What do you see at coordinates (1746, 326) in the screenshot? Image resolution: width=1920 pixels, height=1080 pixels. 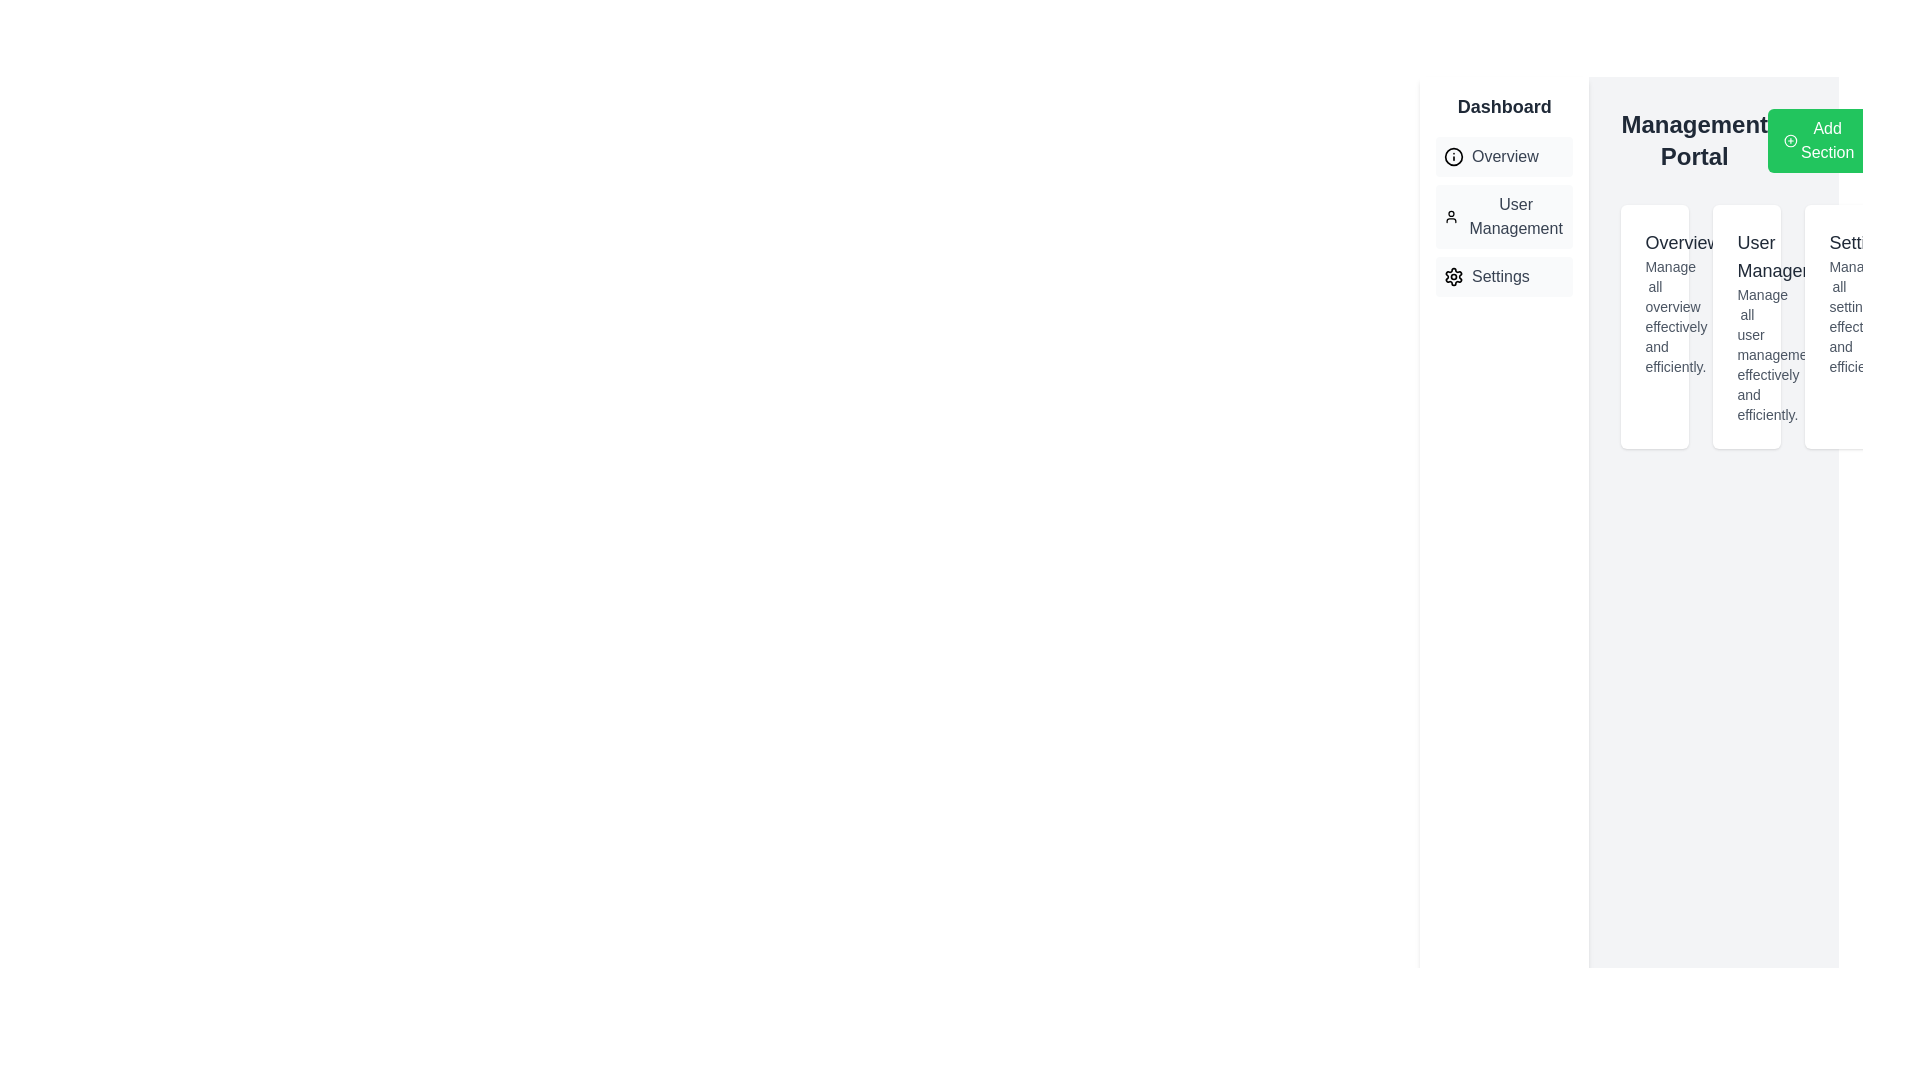 I see `the Informational card located in the middle column, second from the left, between the 'Overview' card and the 'Settings' card` at bounding box center [1746, 326].